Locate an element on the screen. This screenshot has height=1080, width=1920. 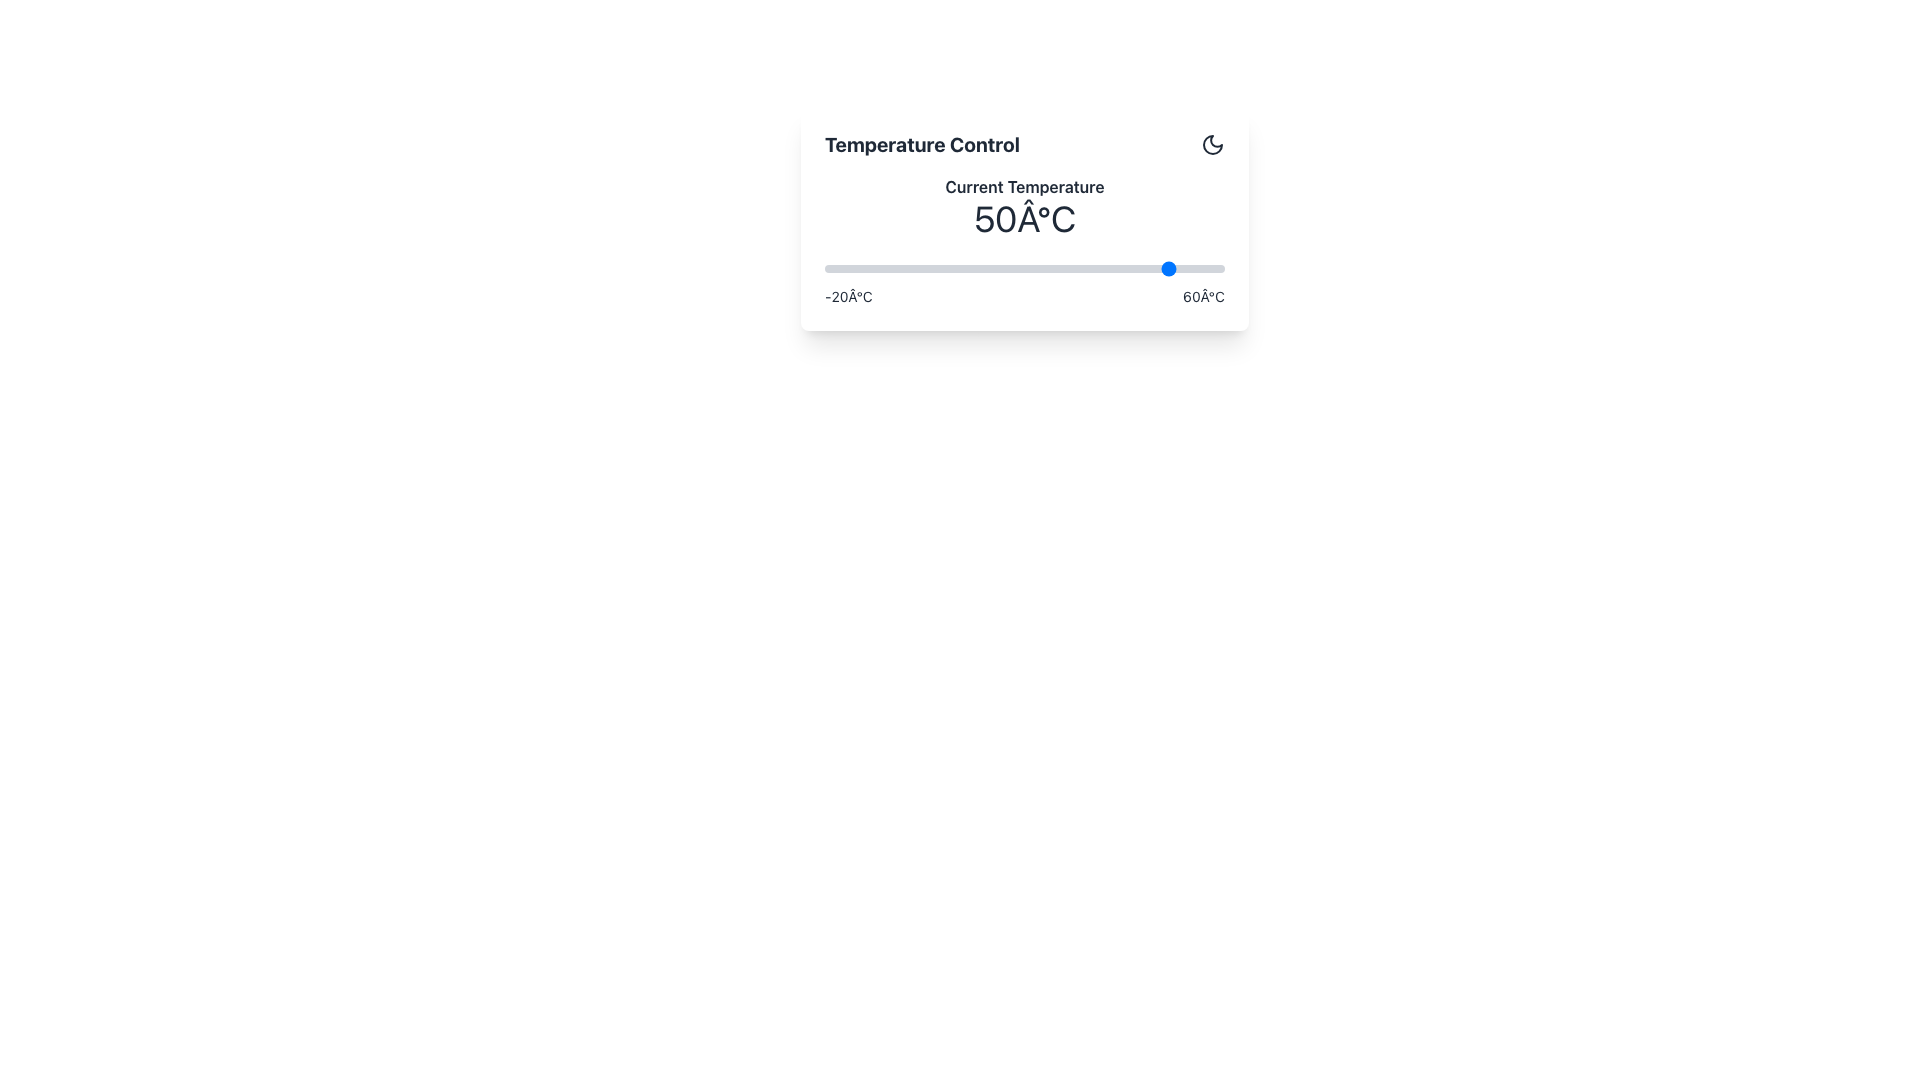
the lower limit indicator label of the temperature range, which is located adjacent to the label '60Â°C' in the temperature control section is located at coordinates (848, 297).